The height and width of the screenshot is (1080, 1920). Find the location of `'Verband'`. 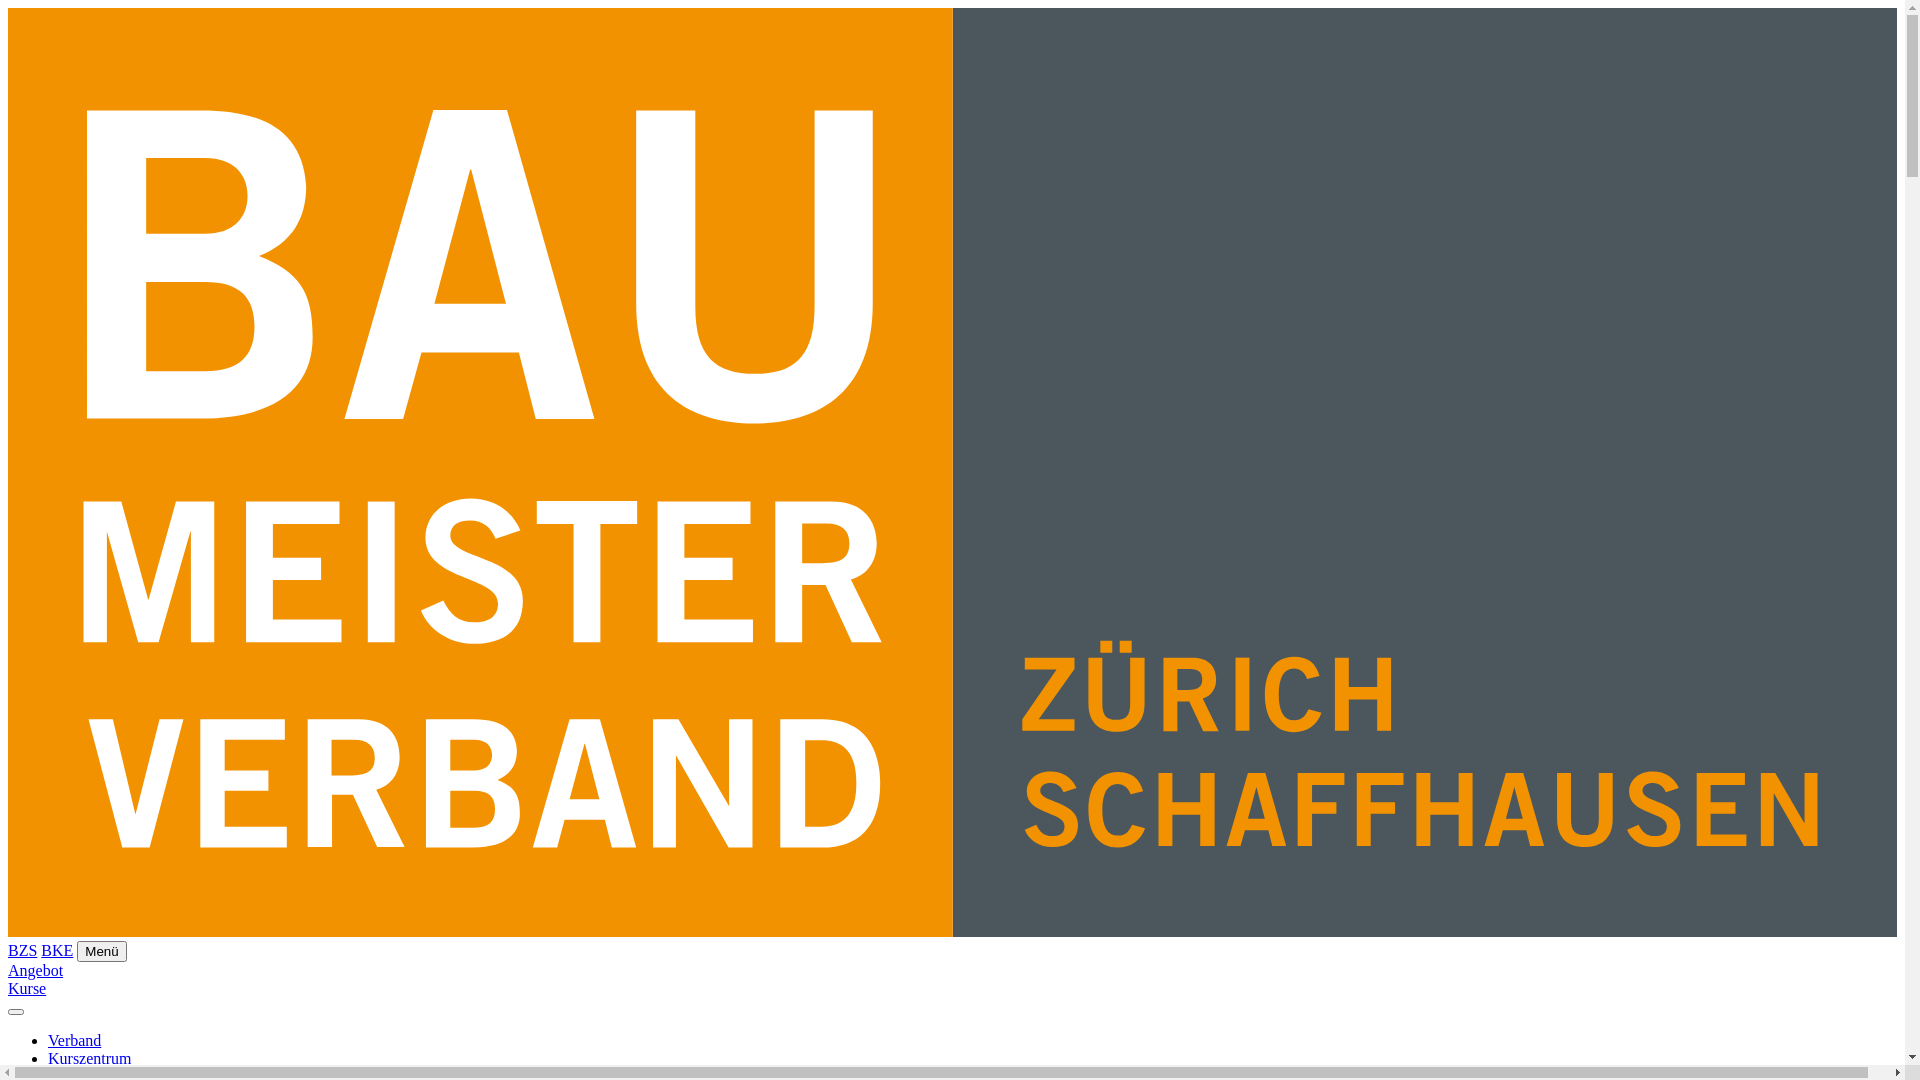

'Verband' is located at coordinates (74, 1039).